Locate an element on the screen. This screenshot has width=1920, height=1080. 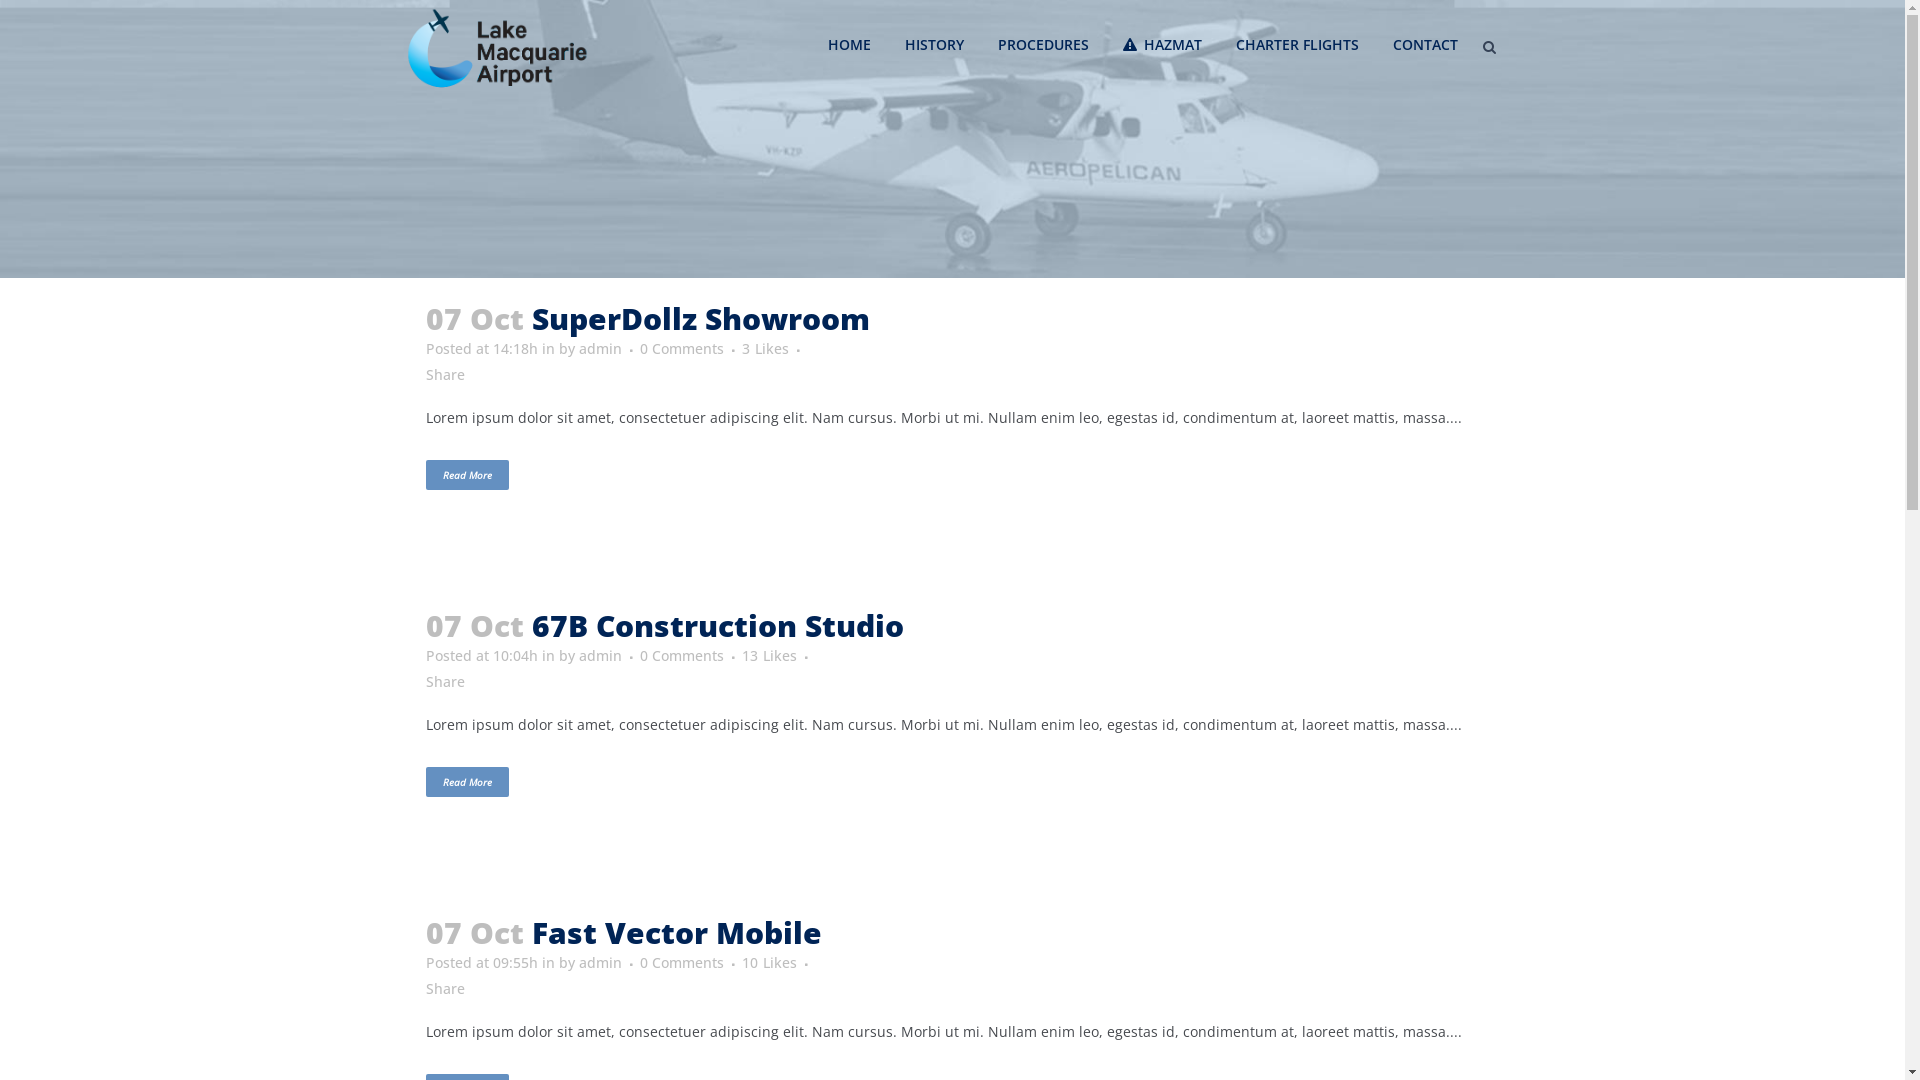
'0 Comments' is located at coordinates (638, 961).